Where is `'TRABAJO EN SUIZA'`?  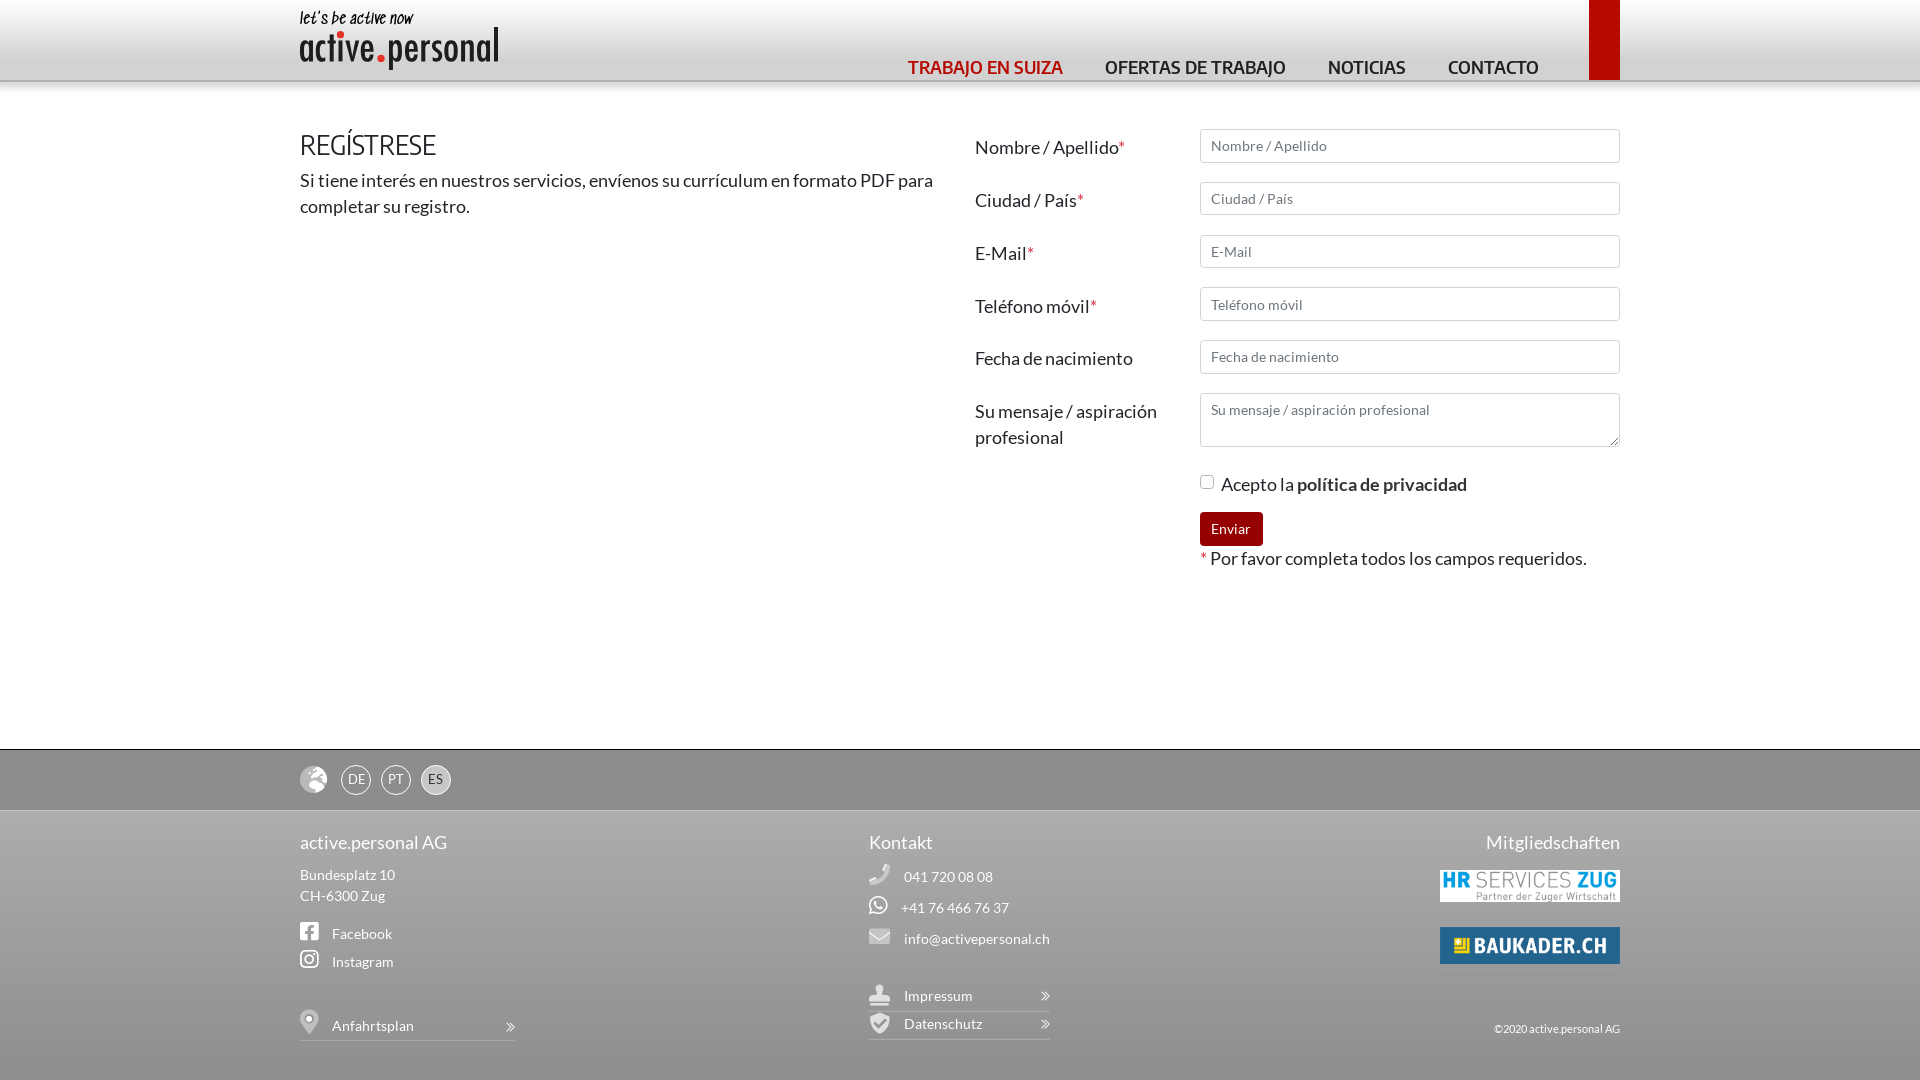
'TRABAJO EN SUIZA' is located at coordinates (985, 63).